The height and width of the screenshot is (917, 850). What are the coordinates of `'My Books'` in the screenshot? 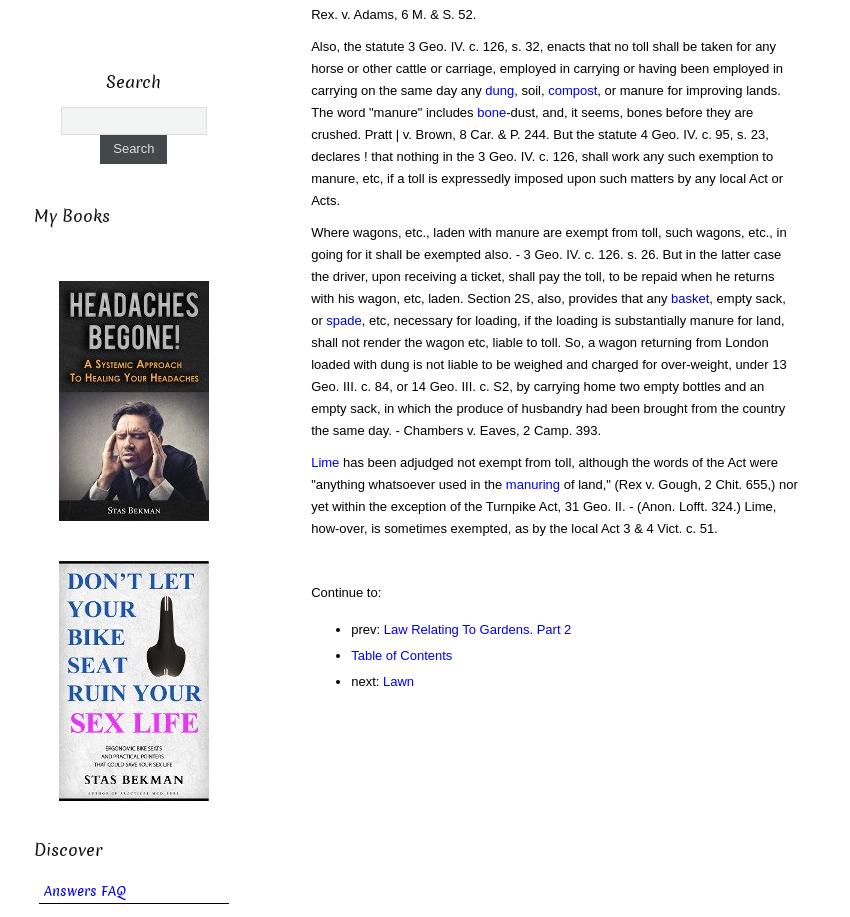 It's located at (71, 214).